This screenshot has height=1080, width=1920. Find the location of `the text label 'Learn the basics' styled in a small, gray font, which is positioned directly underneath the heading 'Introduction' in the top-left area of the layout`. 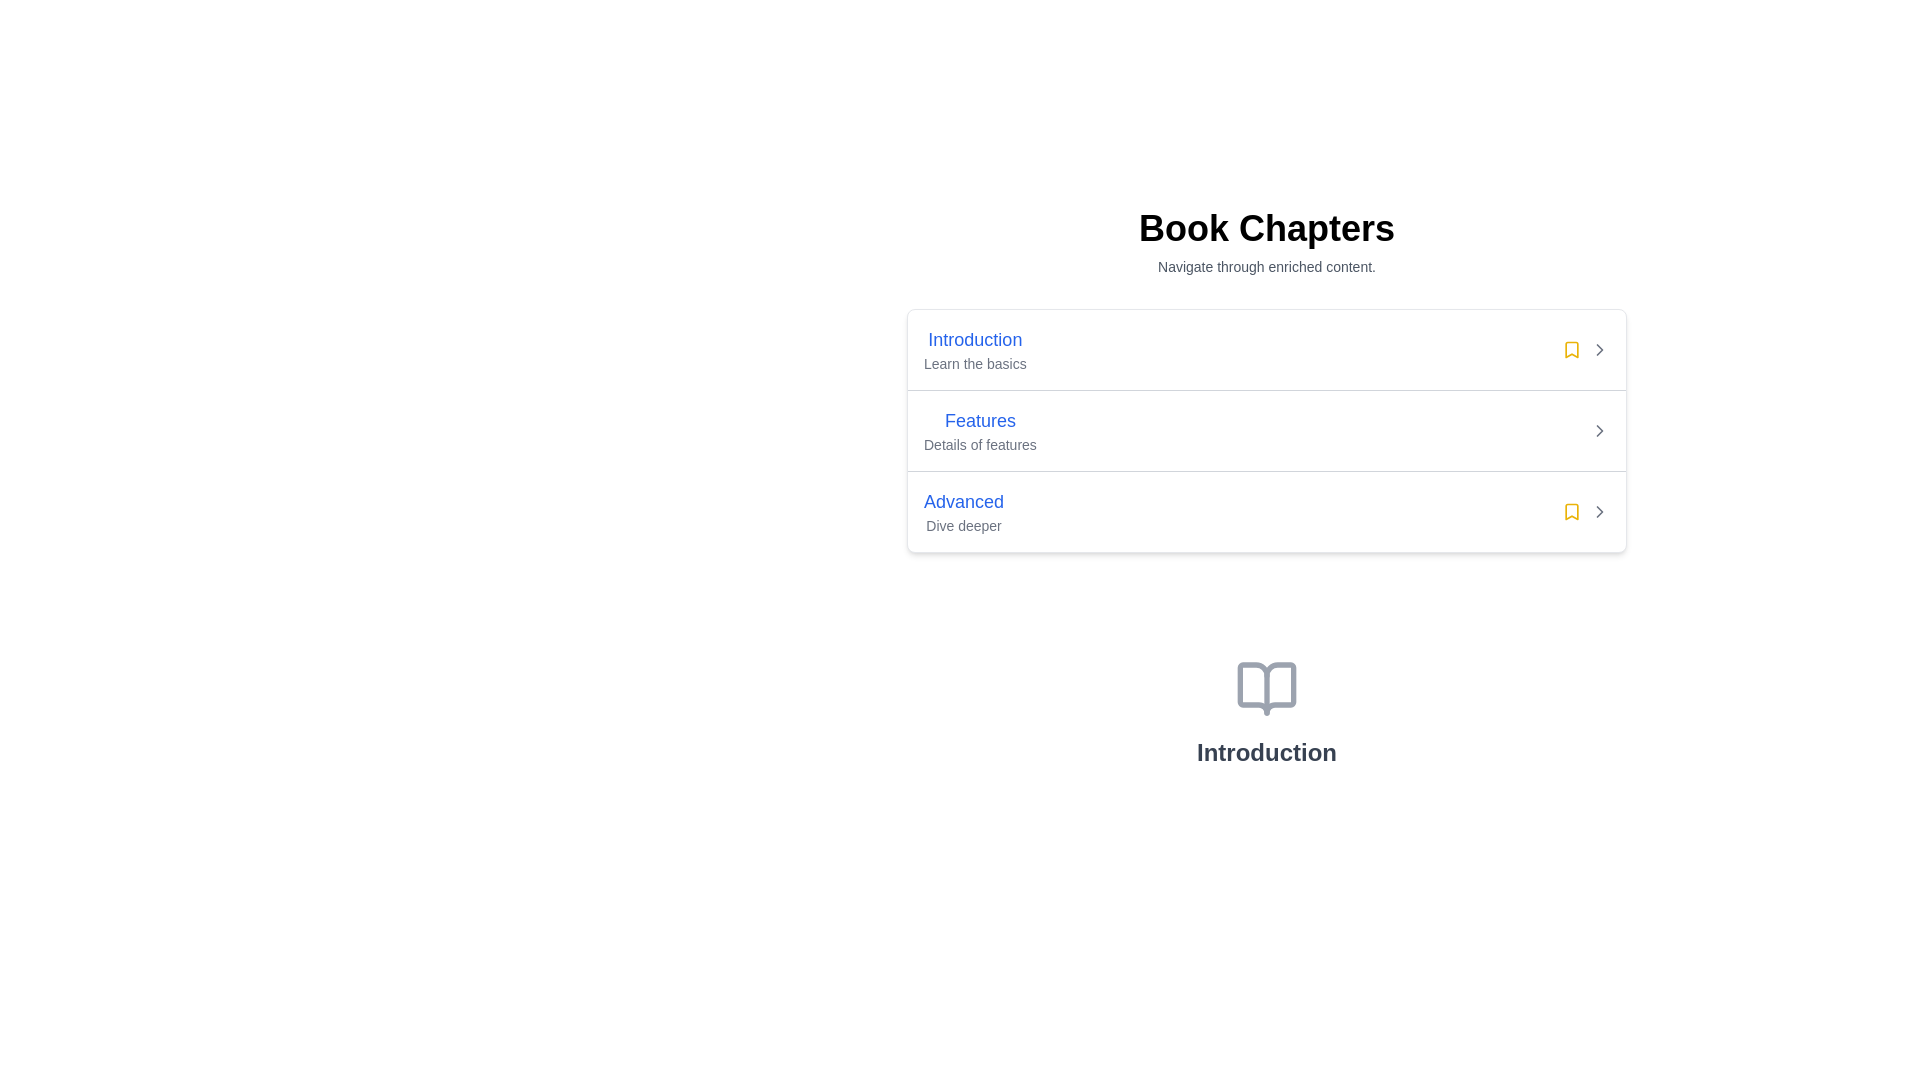

the text label 'Learn the basics' styled in a small, gray font, which is positioned directly underneath the heading 'Introduction' in the top-left area of the layout is located at coordinates (975, 363).